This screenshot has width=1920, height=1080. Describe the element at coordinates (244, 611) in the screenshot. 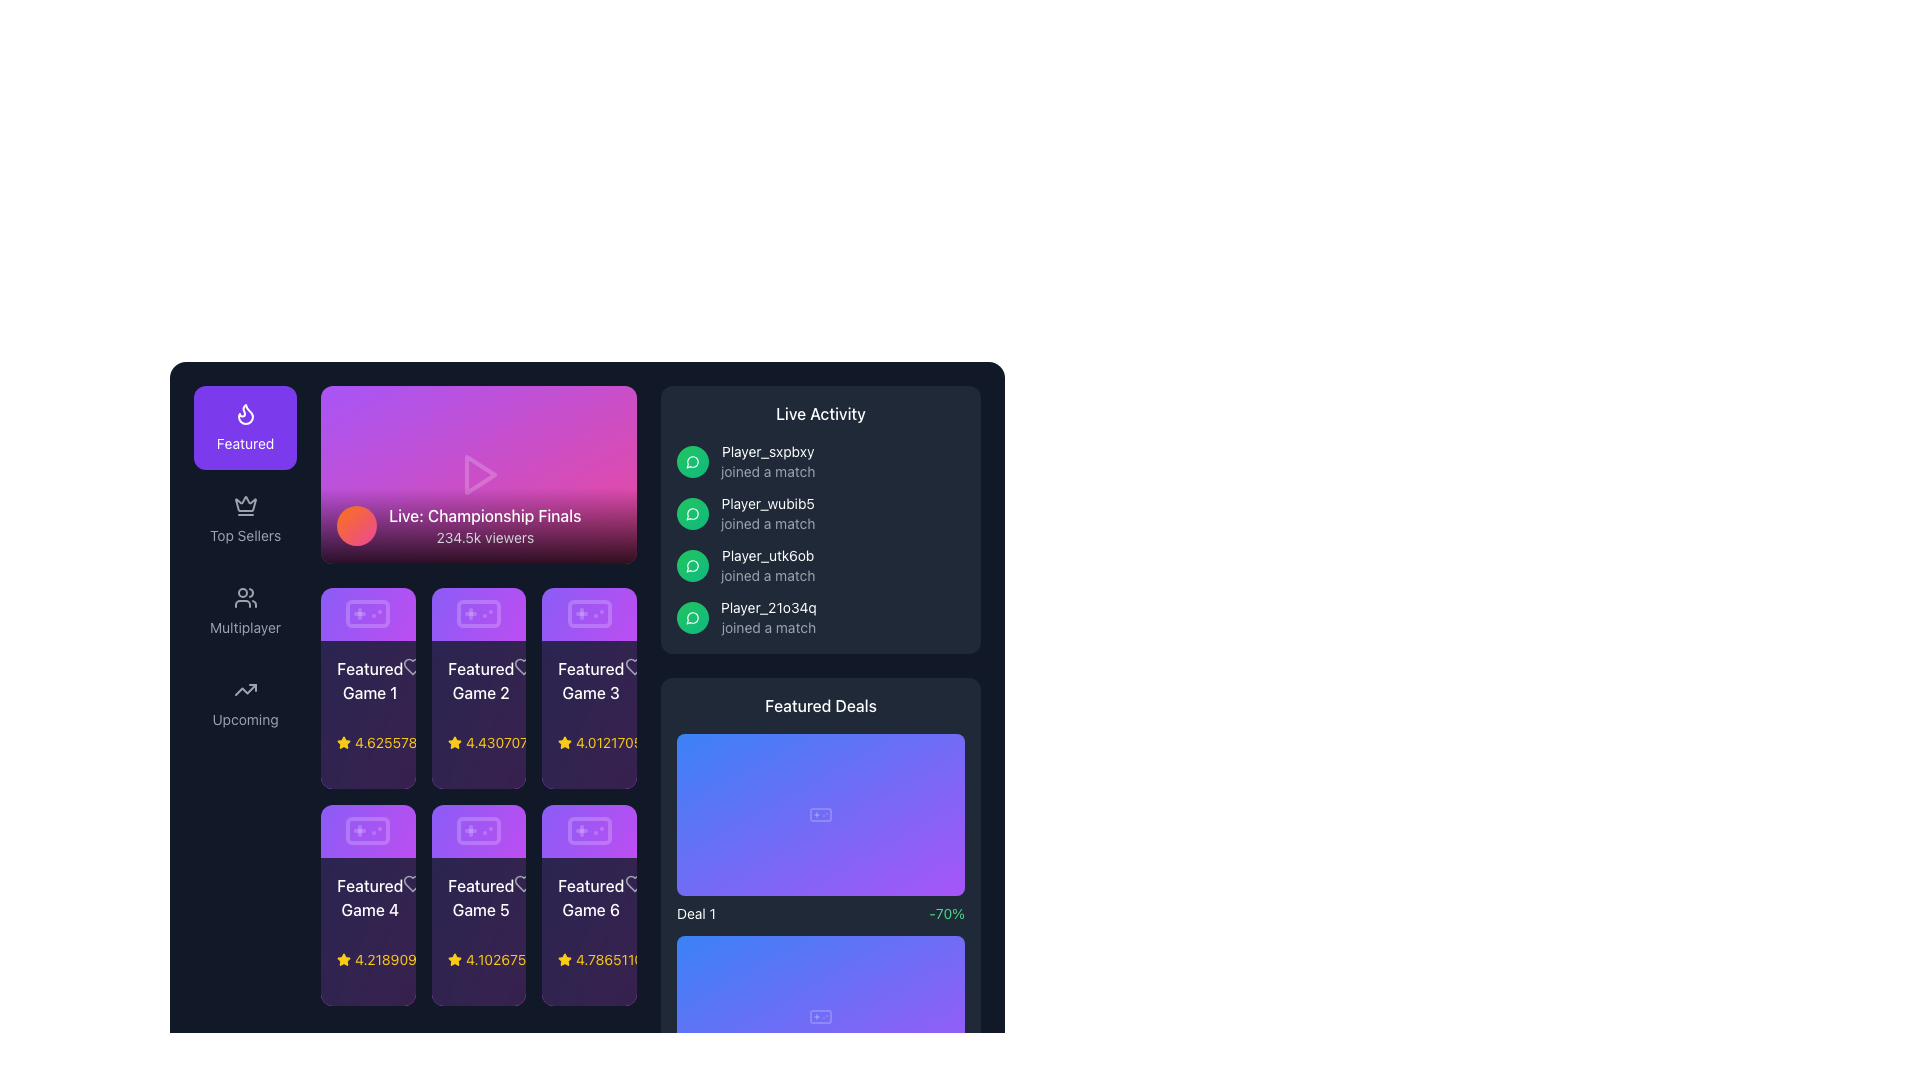

I see `the multiplayer navigation button located in the vertical menu on the left side of the interface, which is the third item below 'Top Sellers' and above 'Upcoming' to trigger a visual change` at that location.